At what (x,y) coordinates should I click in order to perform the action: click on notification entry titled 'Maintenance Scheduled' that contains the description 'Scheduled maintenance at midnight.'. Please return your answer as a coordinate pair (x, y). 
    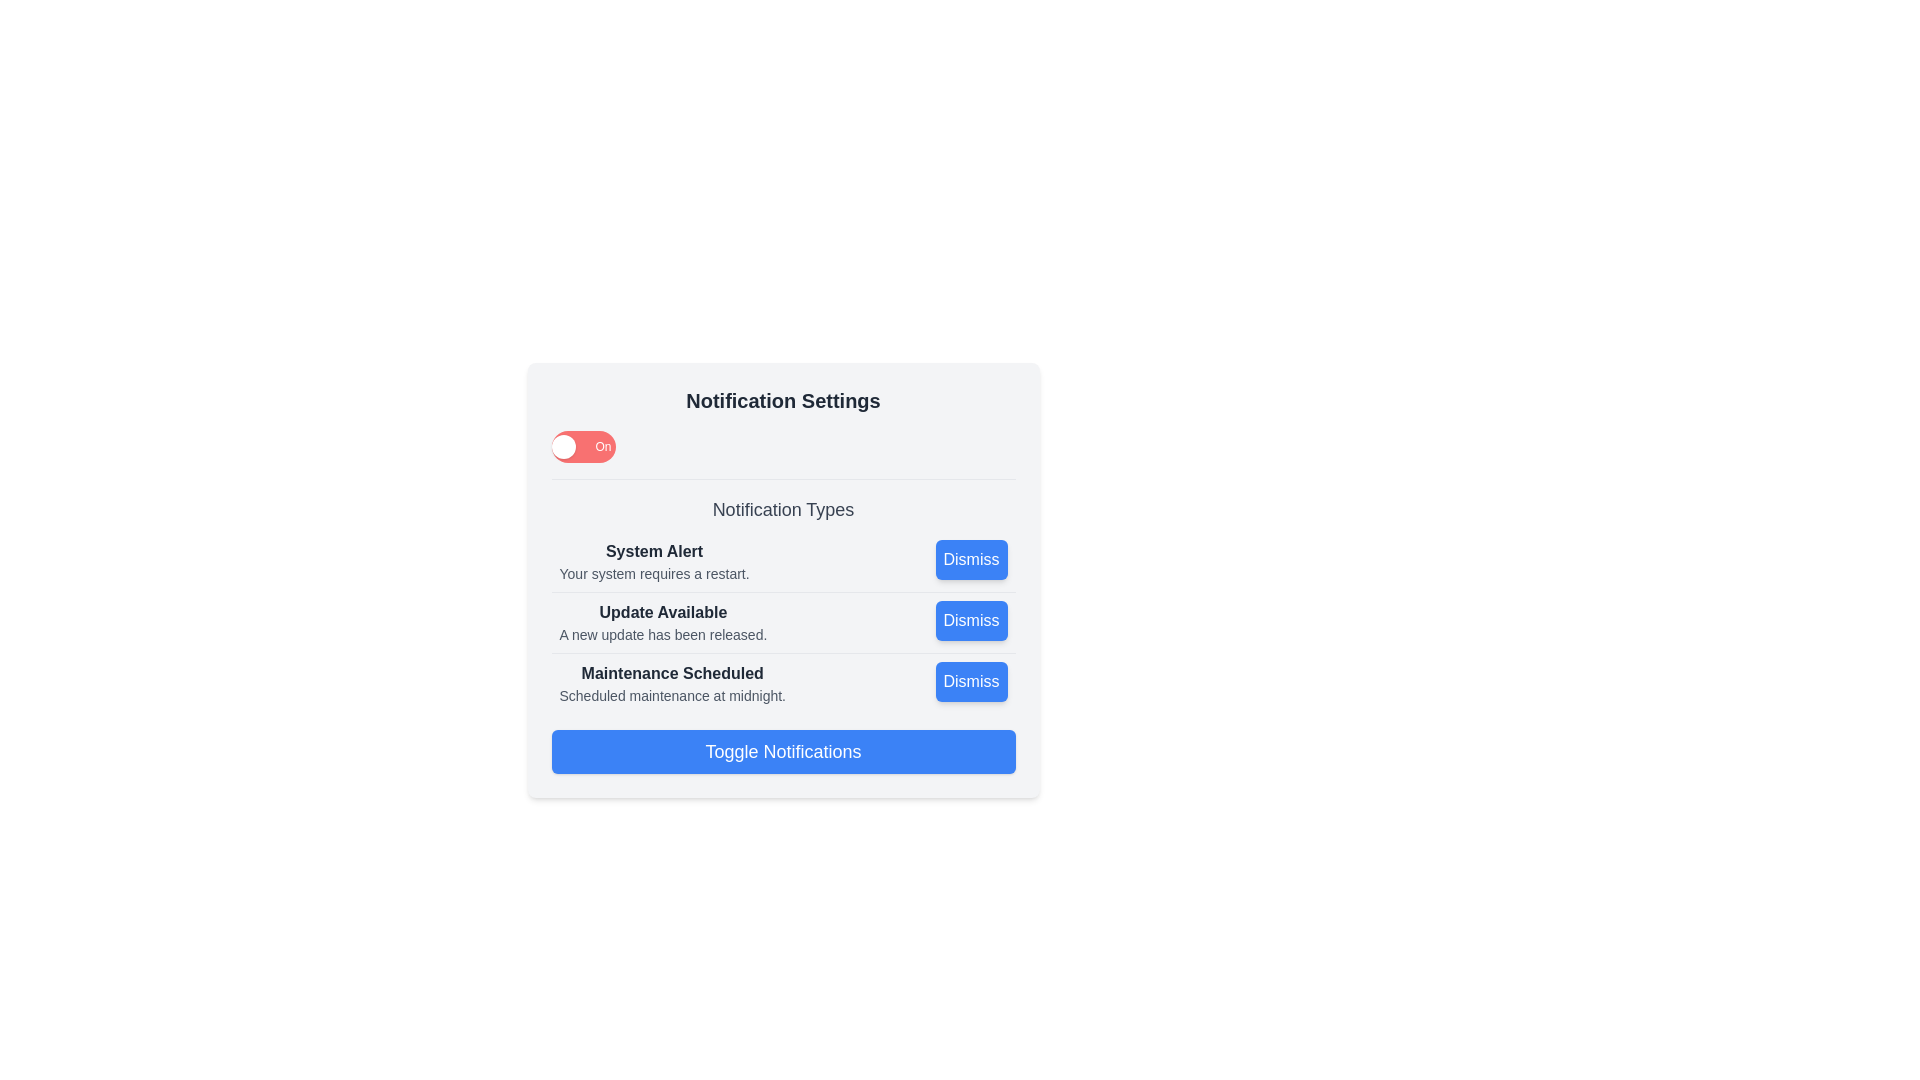
    Looking at the image, I should click on (672, 682).